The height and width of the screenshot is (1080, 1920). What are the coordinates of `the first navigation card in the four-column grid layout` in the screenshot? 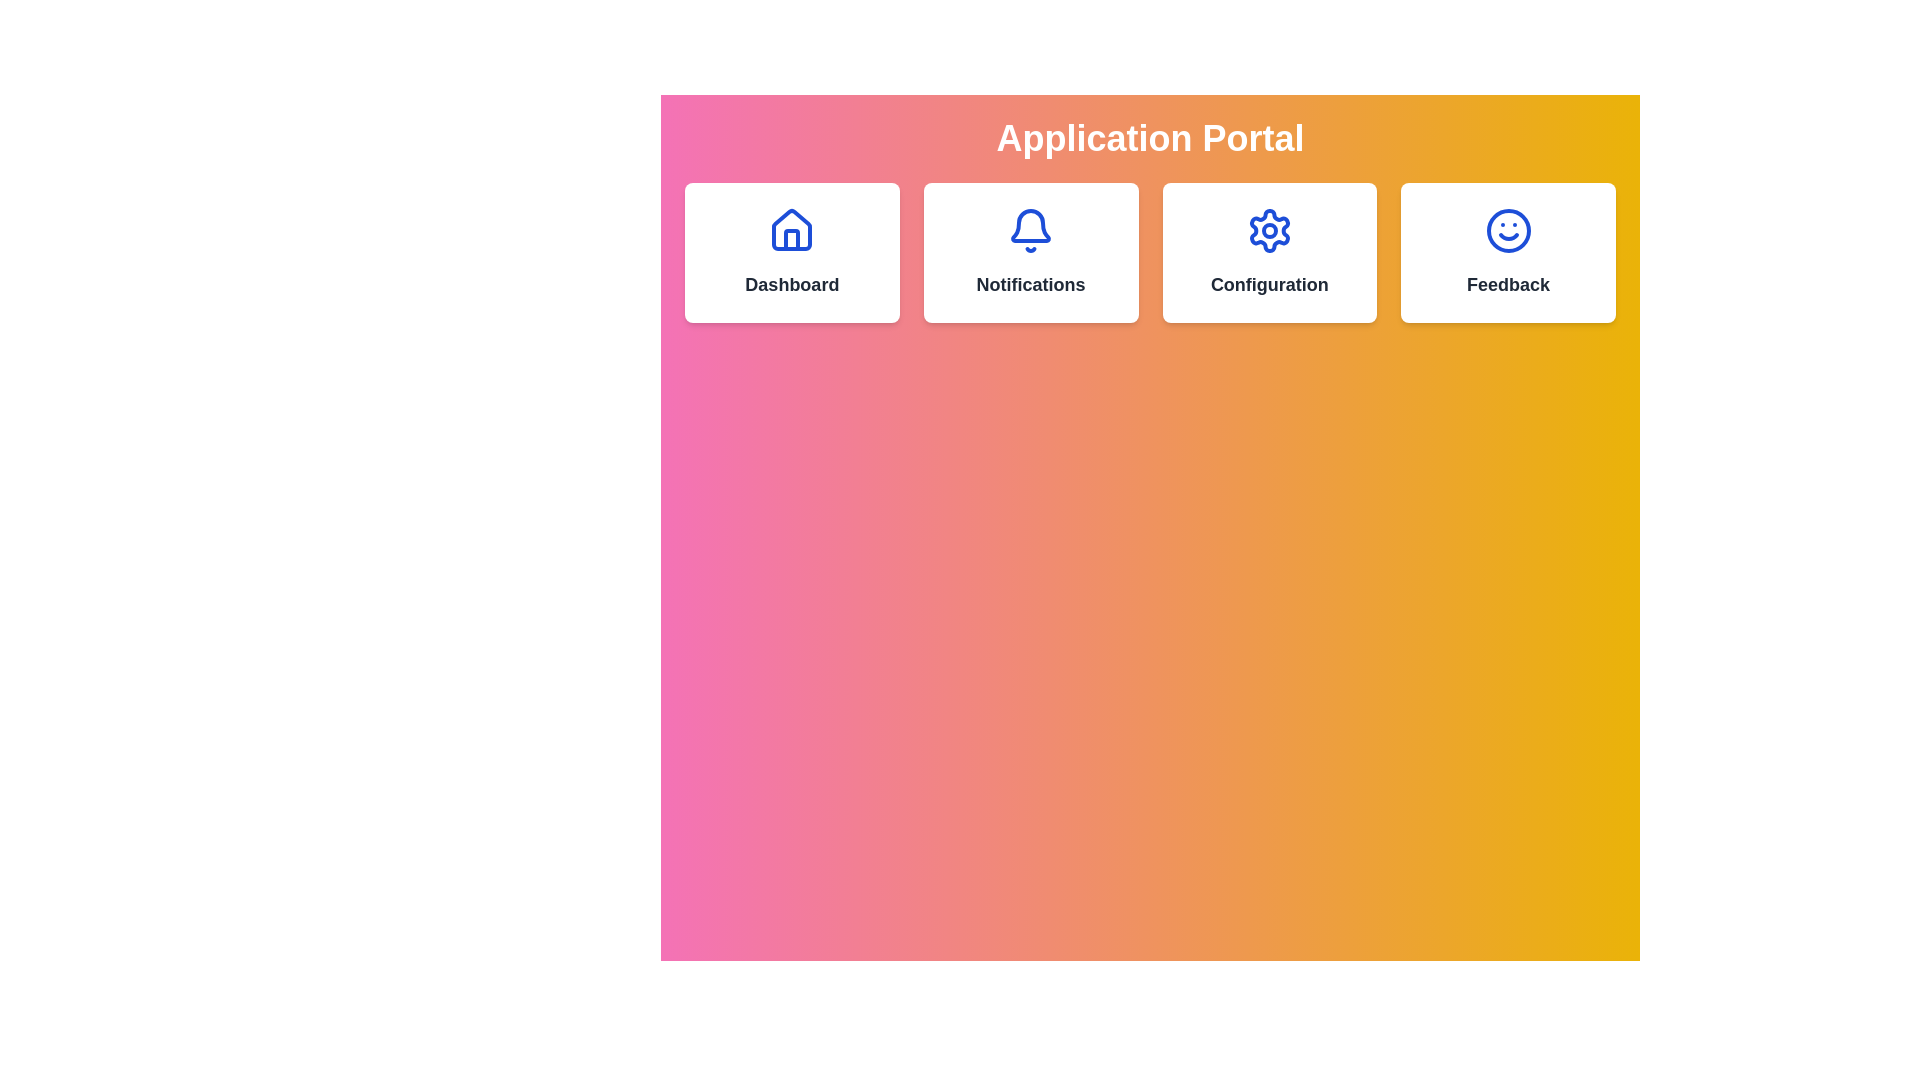 It's located at (791, 252).